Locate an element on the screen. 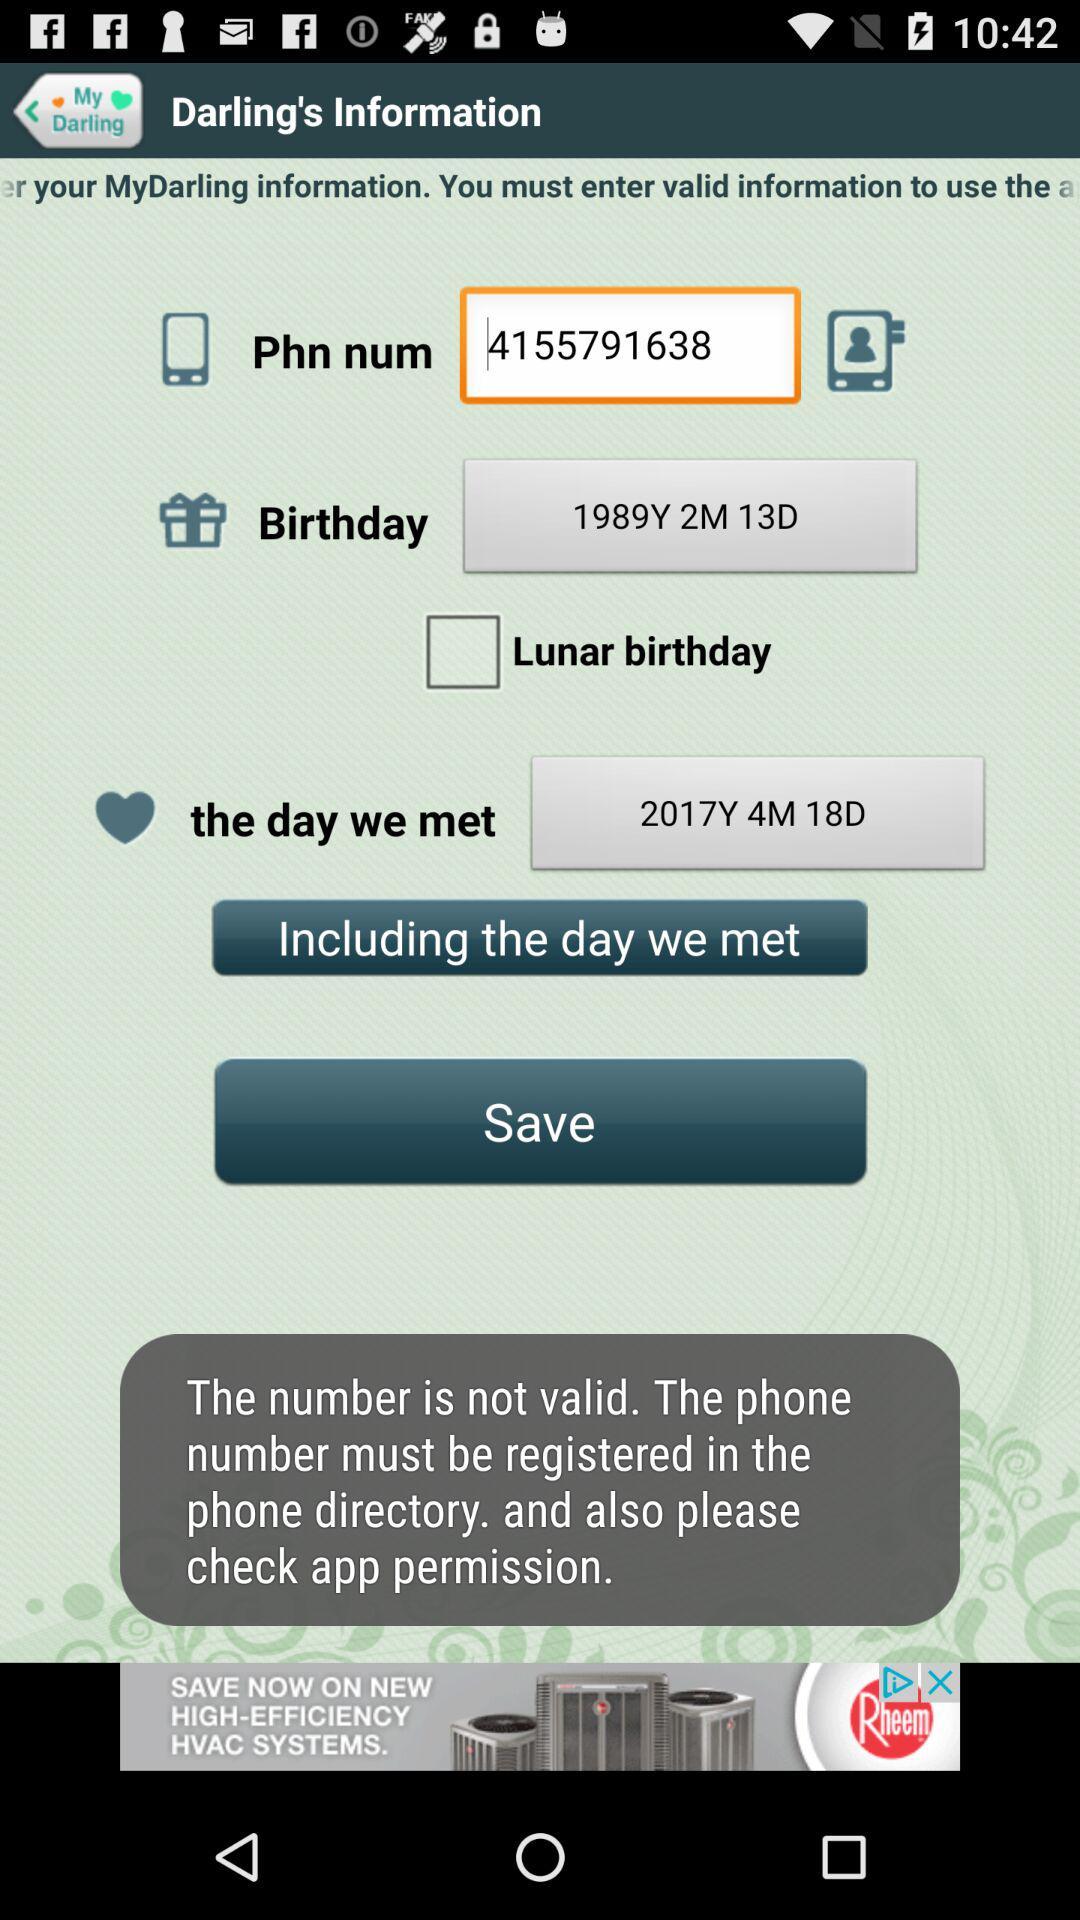 This screenshot has width=1080, height=1920. advertisement is located at coordinates (540, 1727).